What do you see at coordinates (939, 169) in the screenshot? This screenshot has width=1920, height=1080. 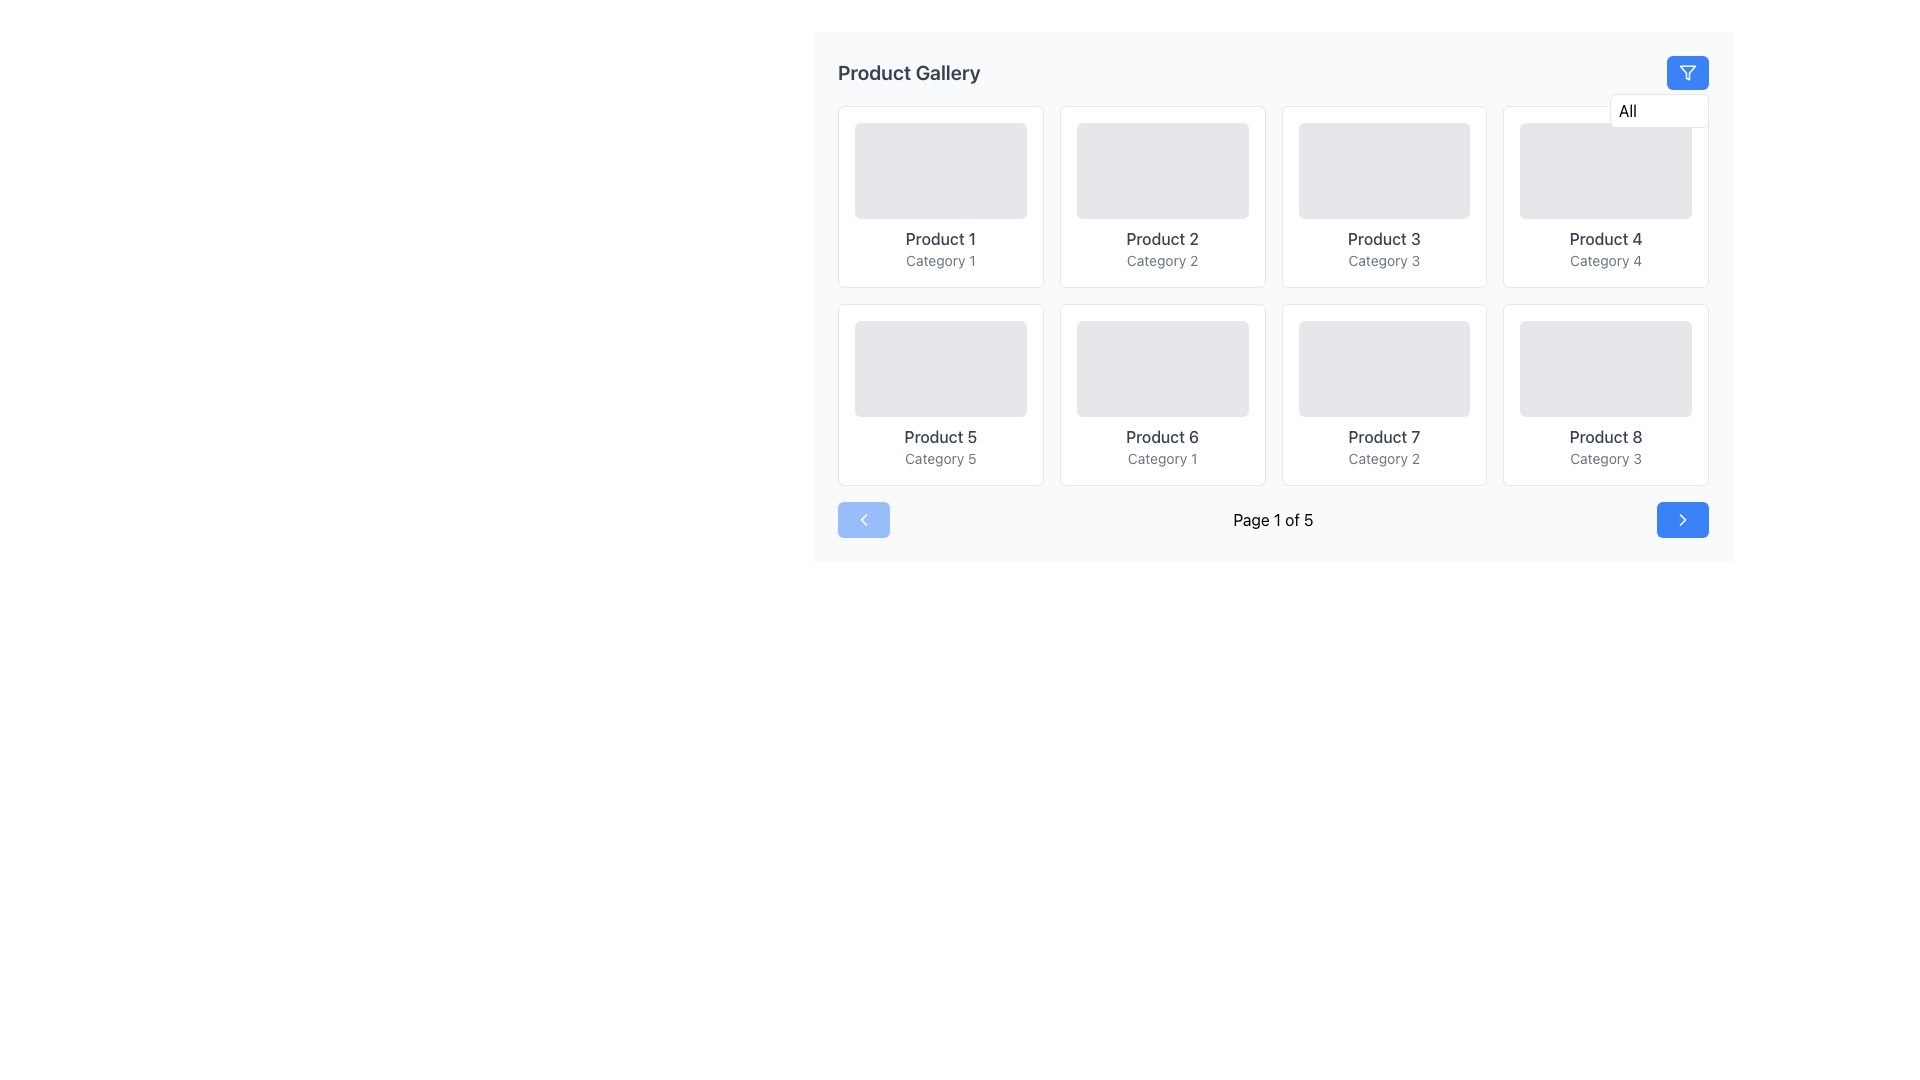 I see `the image placeholder, which is a rectangular element with a light gray background and rounded corners, positioned above 'Product 1' and 'Category 1'` at bounding box center [939, 169].